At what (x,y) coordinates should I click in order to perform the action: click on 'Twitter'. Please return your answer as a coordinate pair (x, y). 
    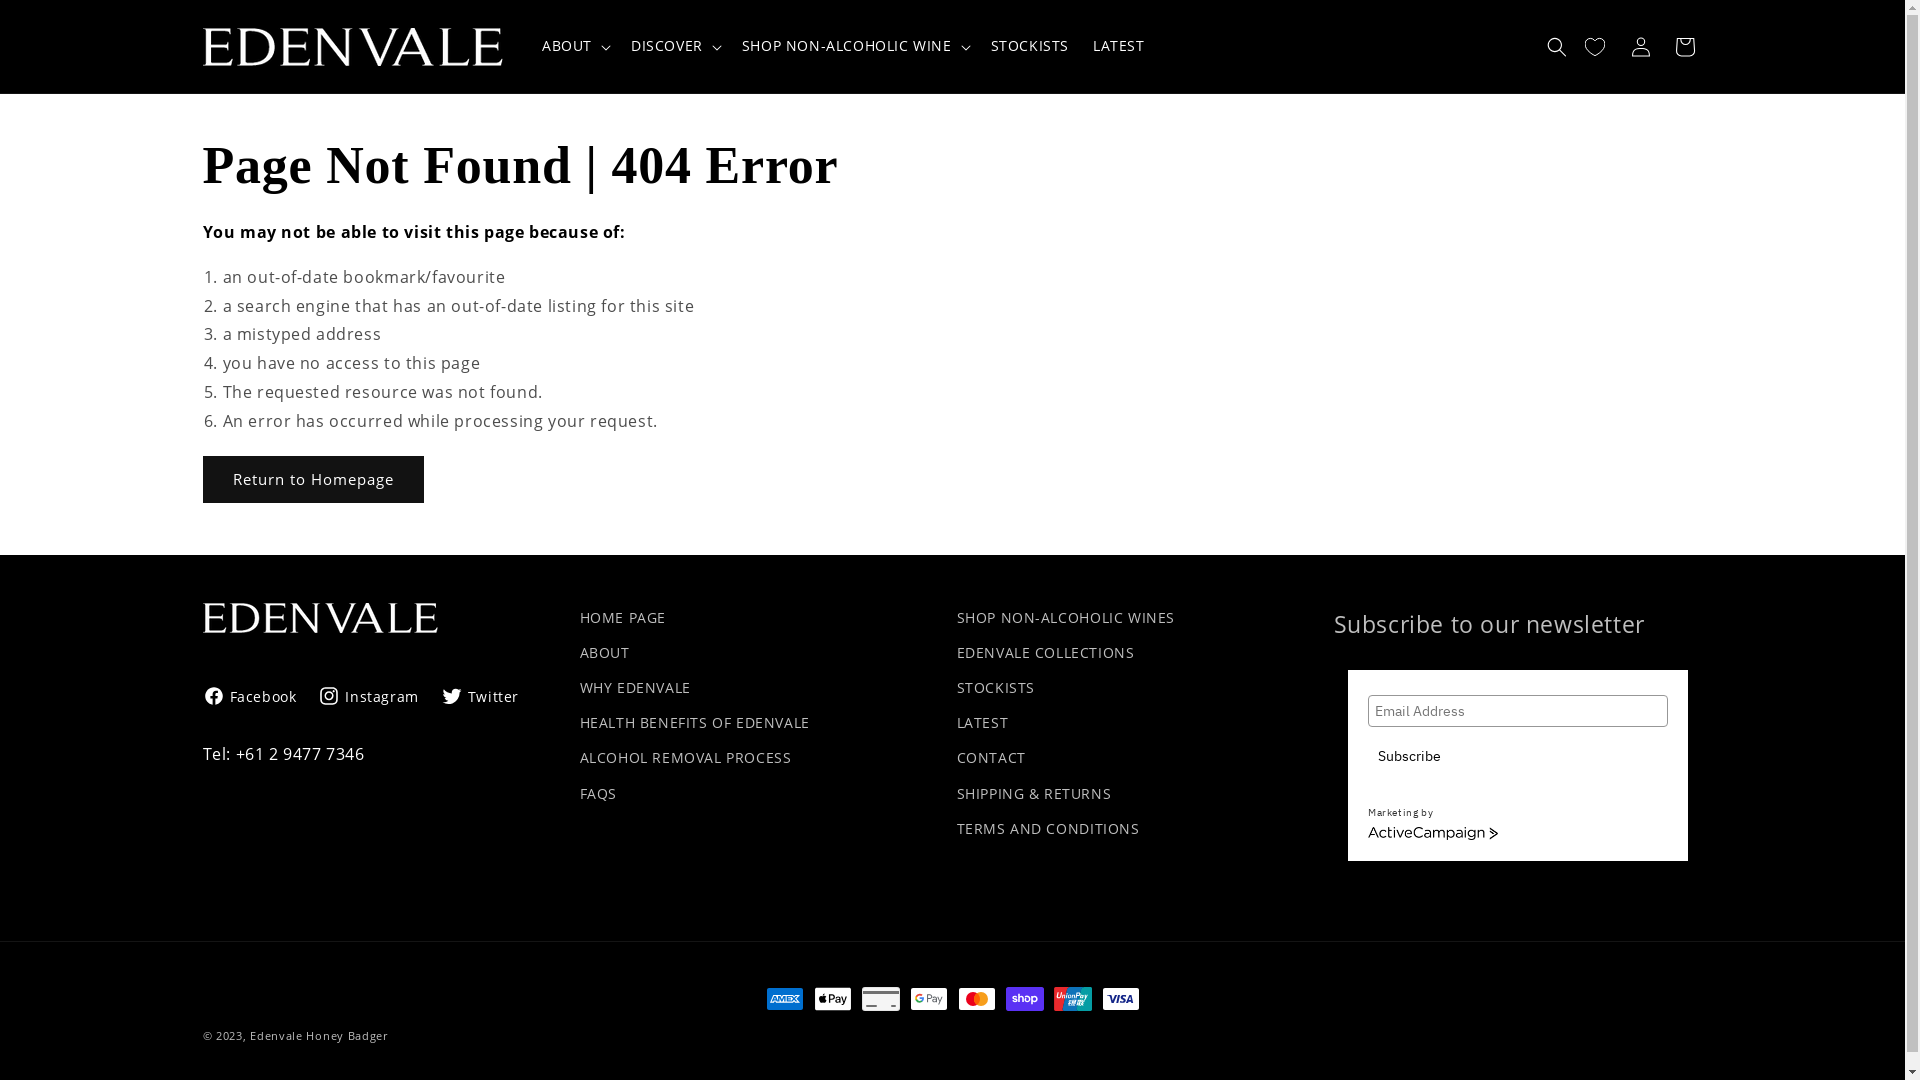
    Looking at the image, I should click on (480, 695).